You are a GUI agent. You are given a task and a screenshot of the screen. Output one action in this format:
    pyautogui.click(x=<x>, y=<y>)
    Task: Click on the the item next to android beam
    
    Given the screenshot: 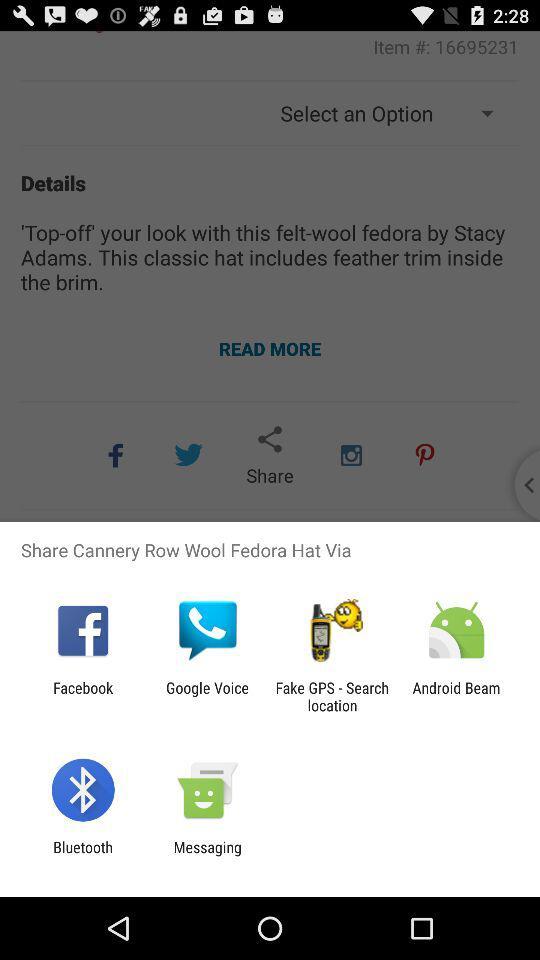 What is the action you would take?
    pyautogui.click(x=332, y=696)
    